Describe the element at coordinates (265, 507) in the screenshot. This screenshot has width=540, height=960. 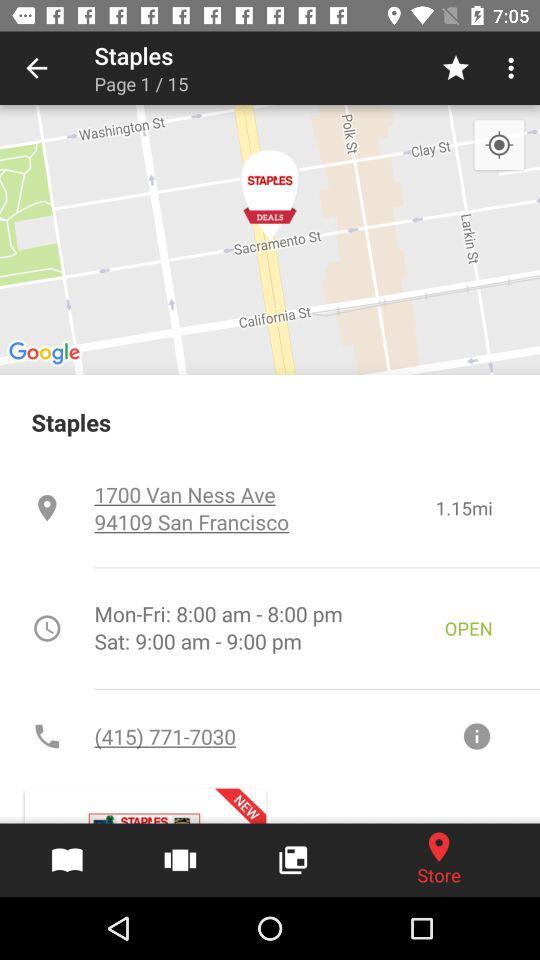
I see `the item to the left of 1.15mi` at that location.